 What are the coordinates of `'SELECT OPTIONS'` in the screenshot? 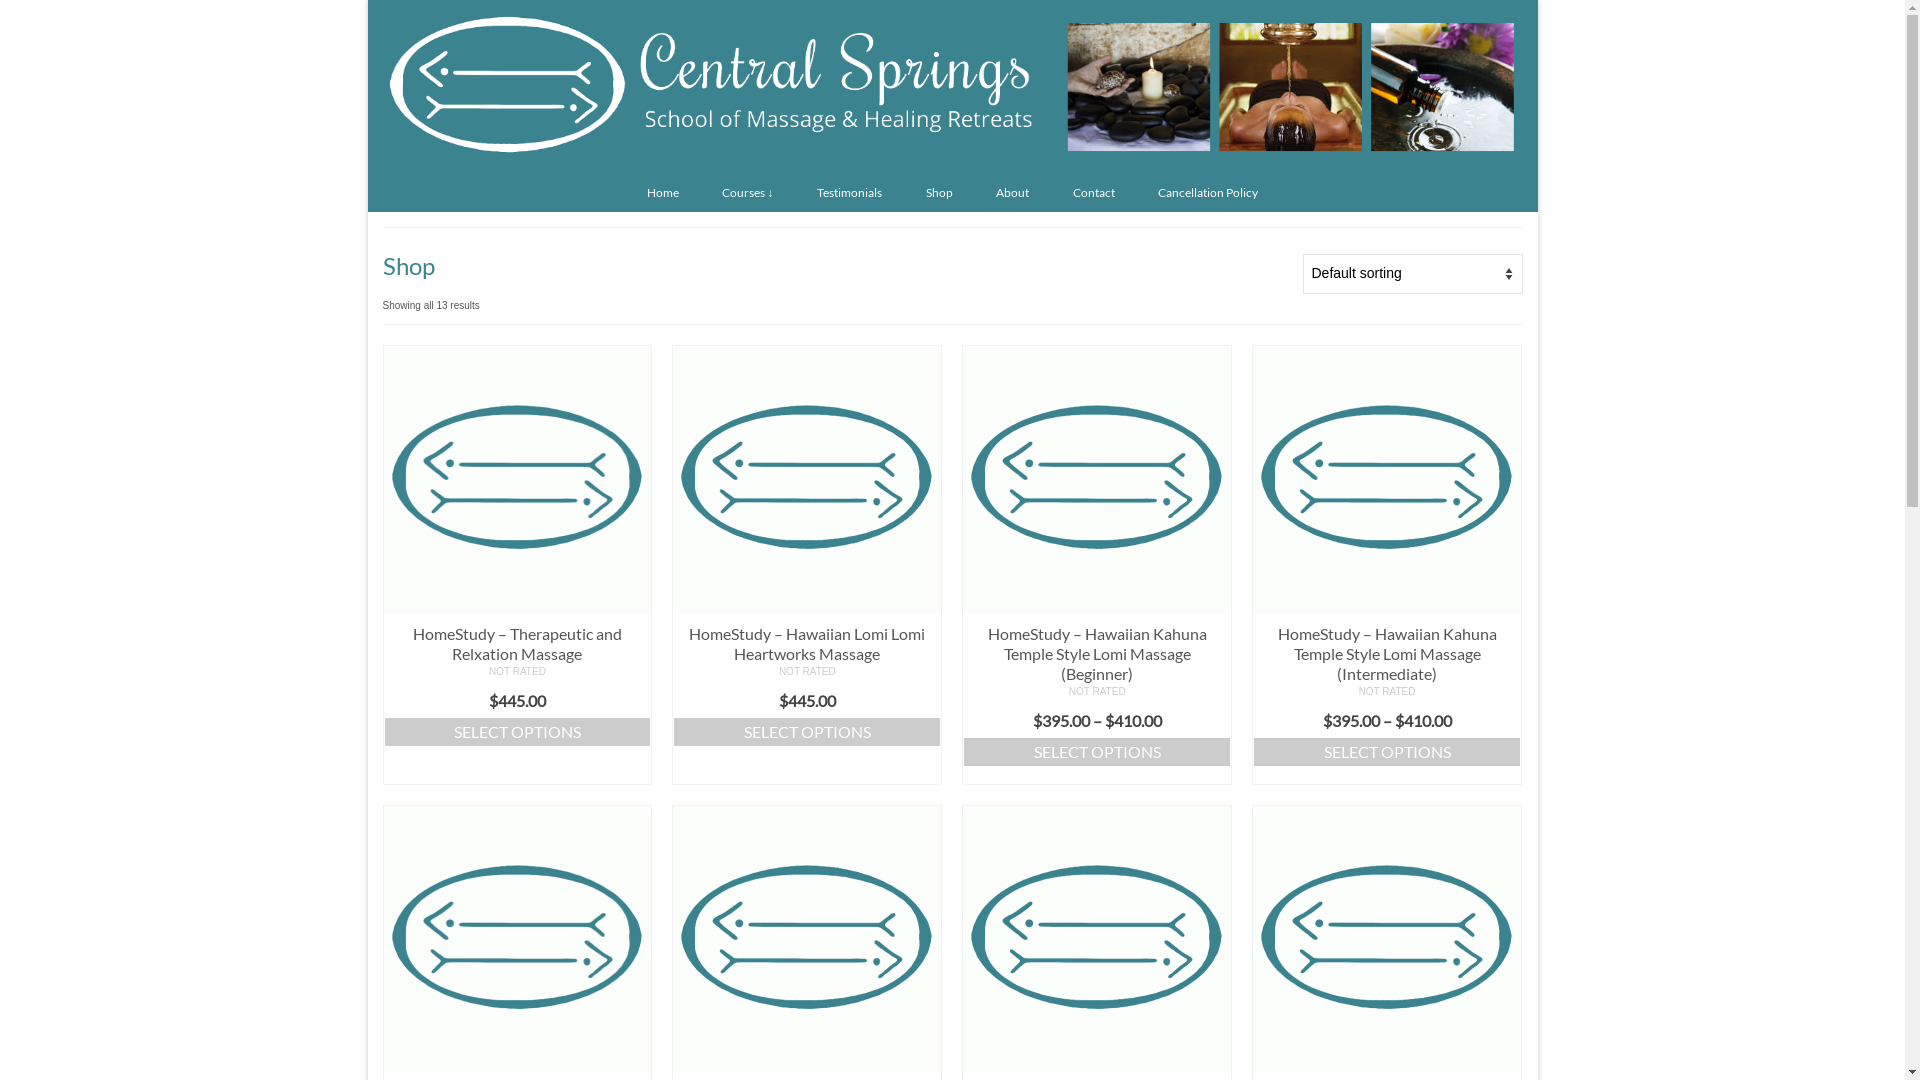 It's located at (806, 732).